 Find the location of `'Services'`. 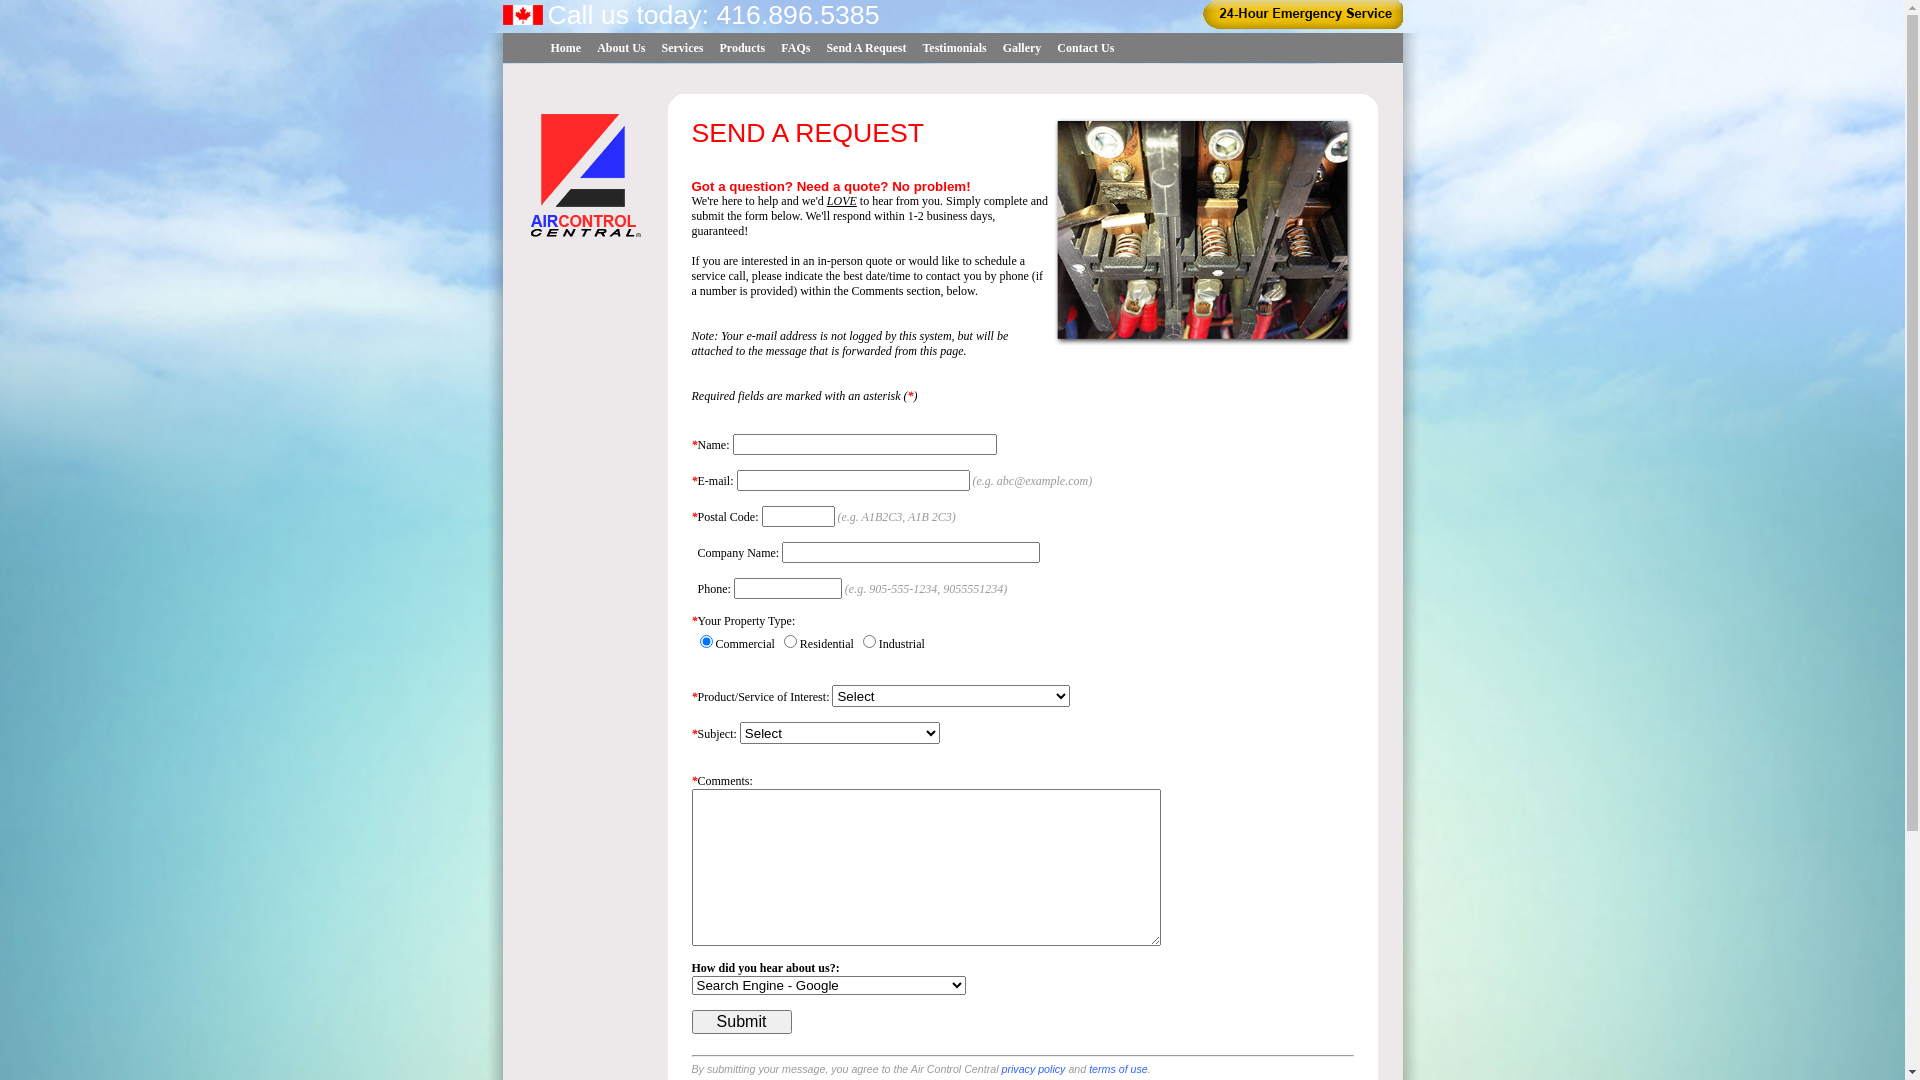

'Services' is located at coordinates (682, 47).